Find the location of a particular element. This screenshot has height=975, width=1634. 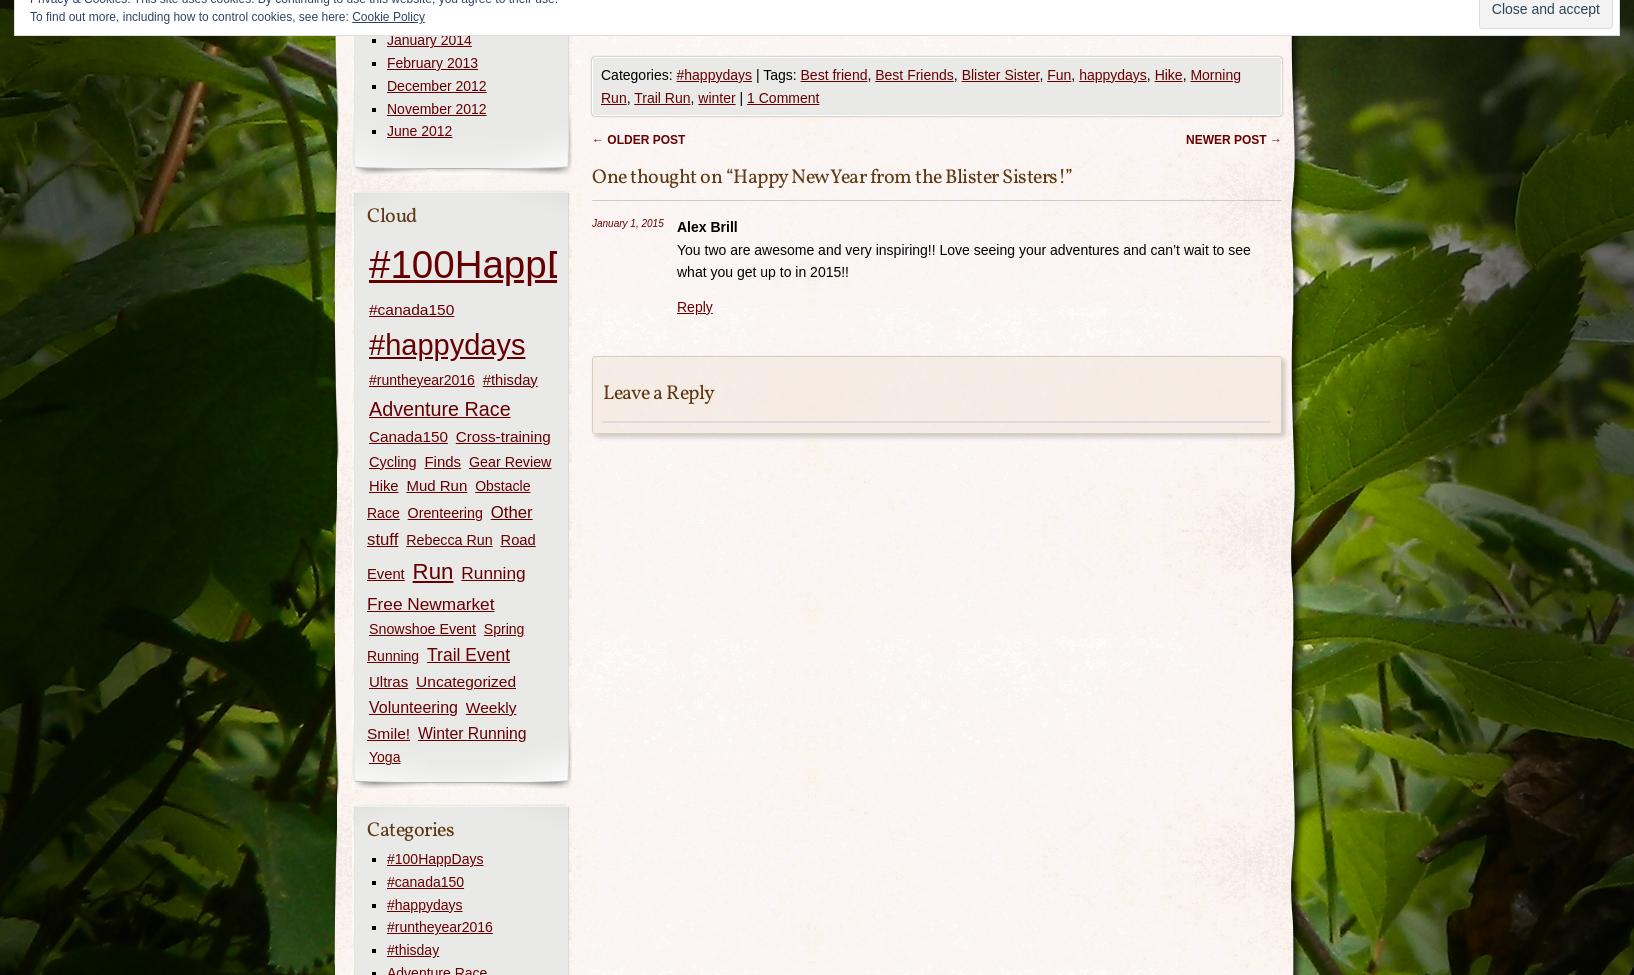

'Alex Brill' is located at coordinates (706, 226).